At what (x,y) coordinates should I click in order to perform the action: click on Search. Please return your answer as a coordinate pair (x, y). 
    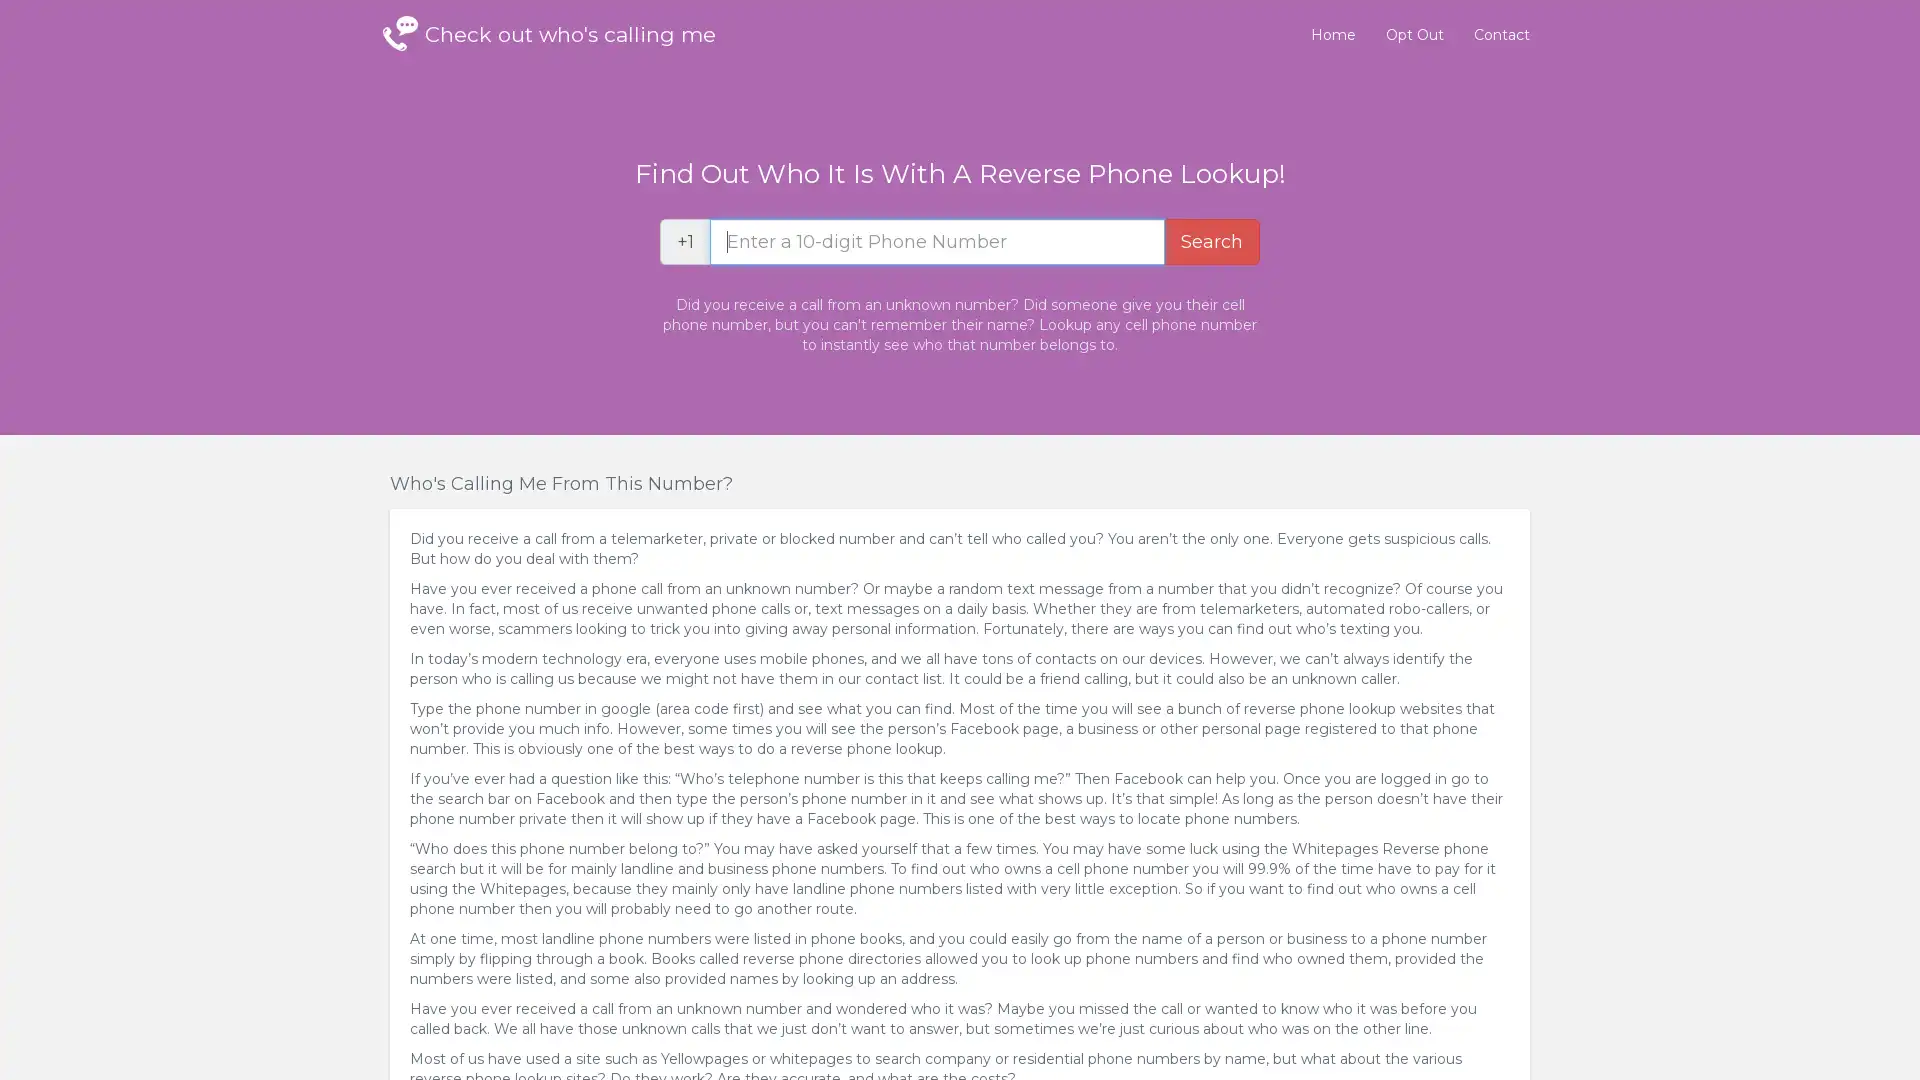
    Looking at the image, I should click on (1210, 239).